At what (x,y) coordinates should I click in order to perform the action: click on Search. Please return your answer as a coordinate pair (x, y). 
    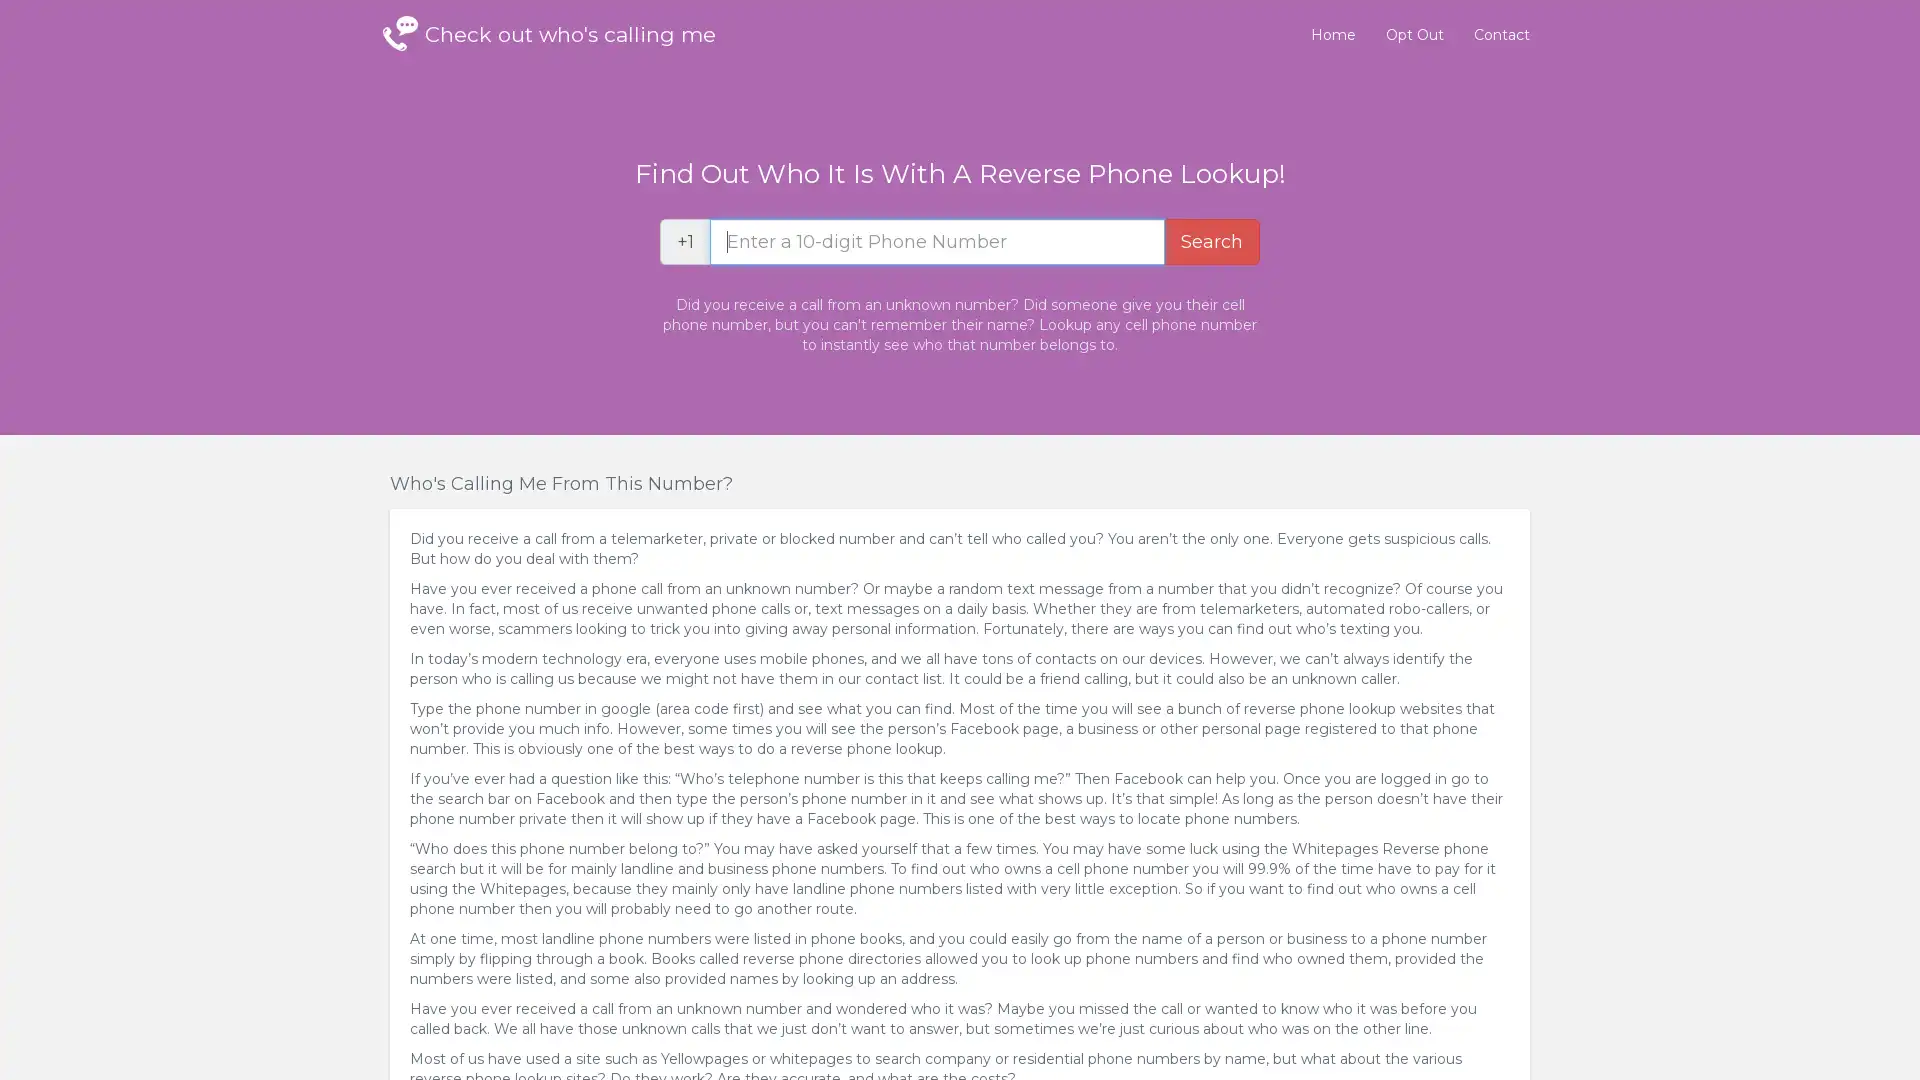
    Looking at the image, I should click on (1210, 239).